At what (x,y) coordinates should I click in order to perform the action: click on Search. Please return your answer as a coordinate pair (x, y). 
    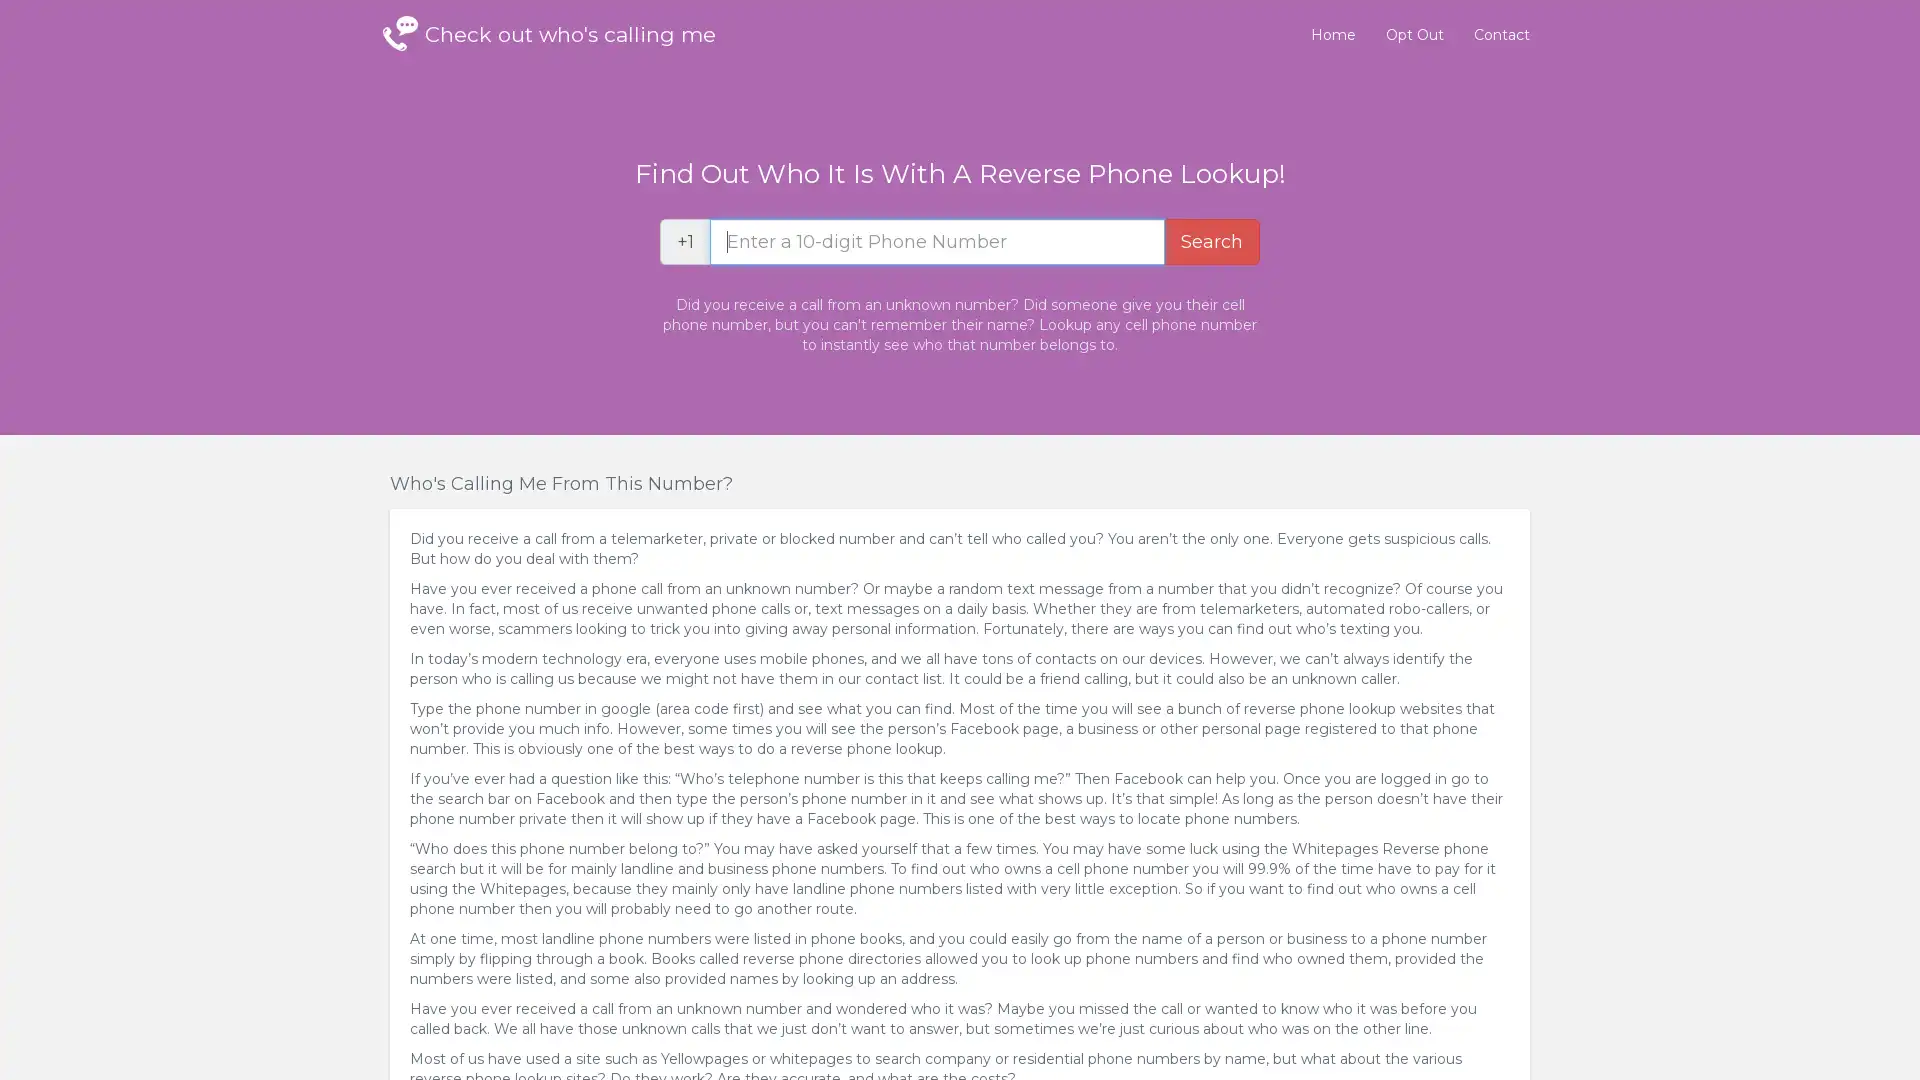
    Looking at the image, I should click on (1210, 239).